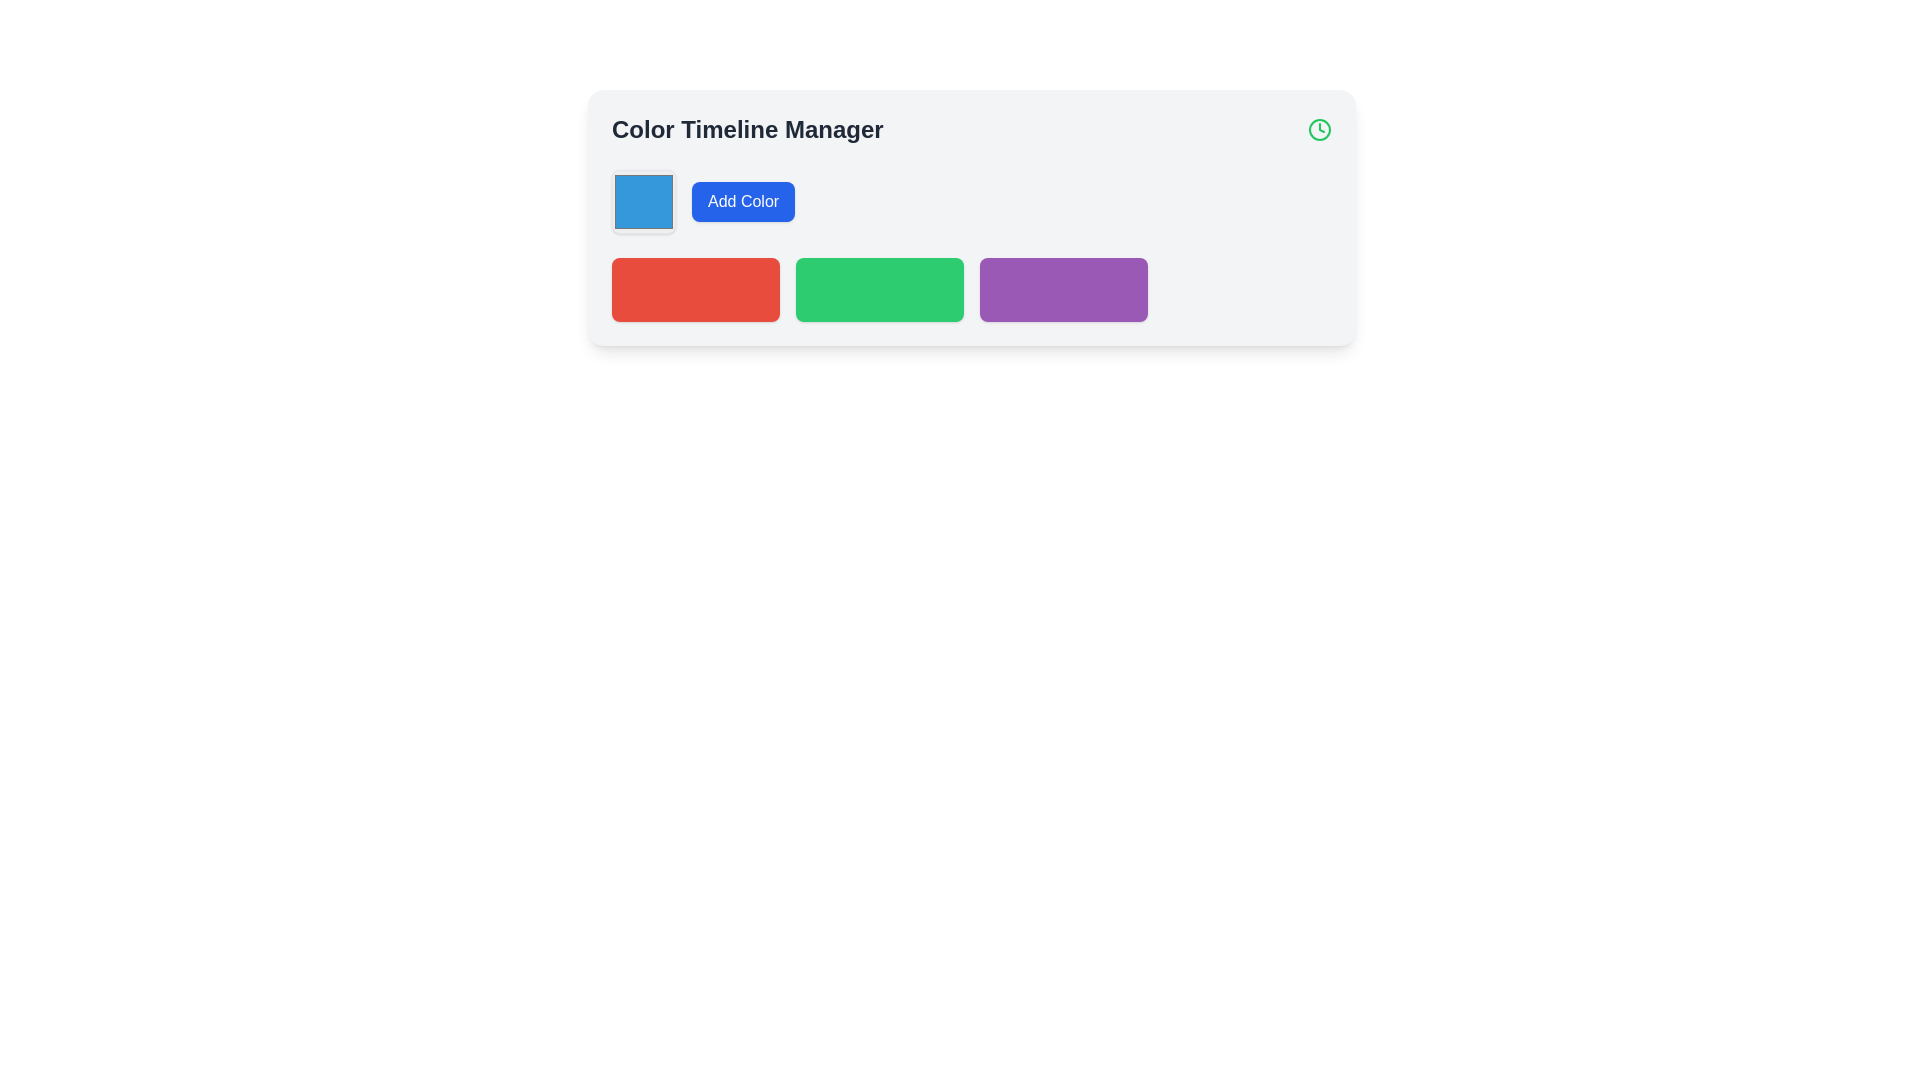 The width and height of the screenshot is (1920, 1080). What do you see at coordinates (1320, 130) in the screenshot?
I see `the green clock icon located at the top right corner of the 'Color Timeline Manager' group, next to the title text` at bounding box center [1320, 130].